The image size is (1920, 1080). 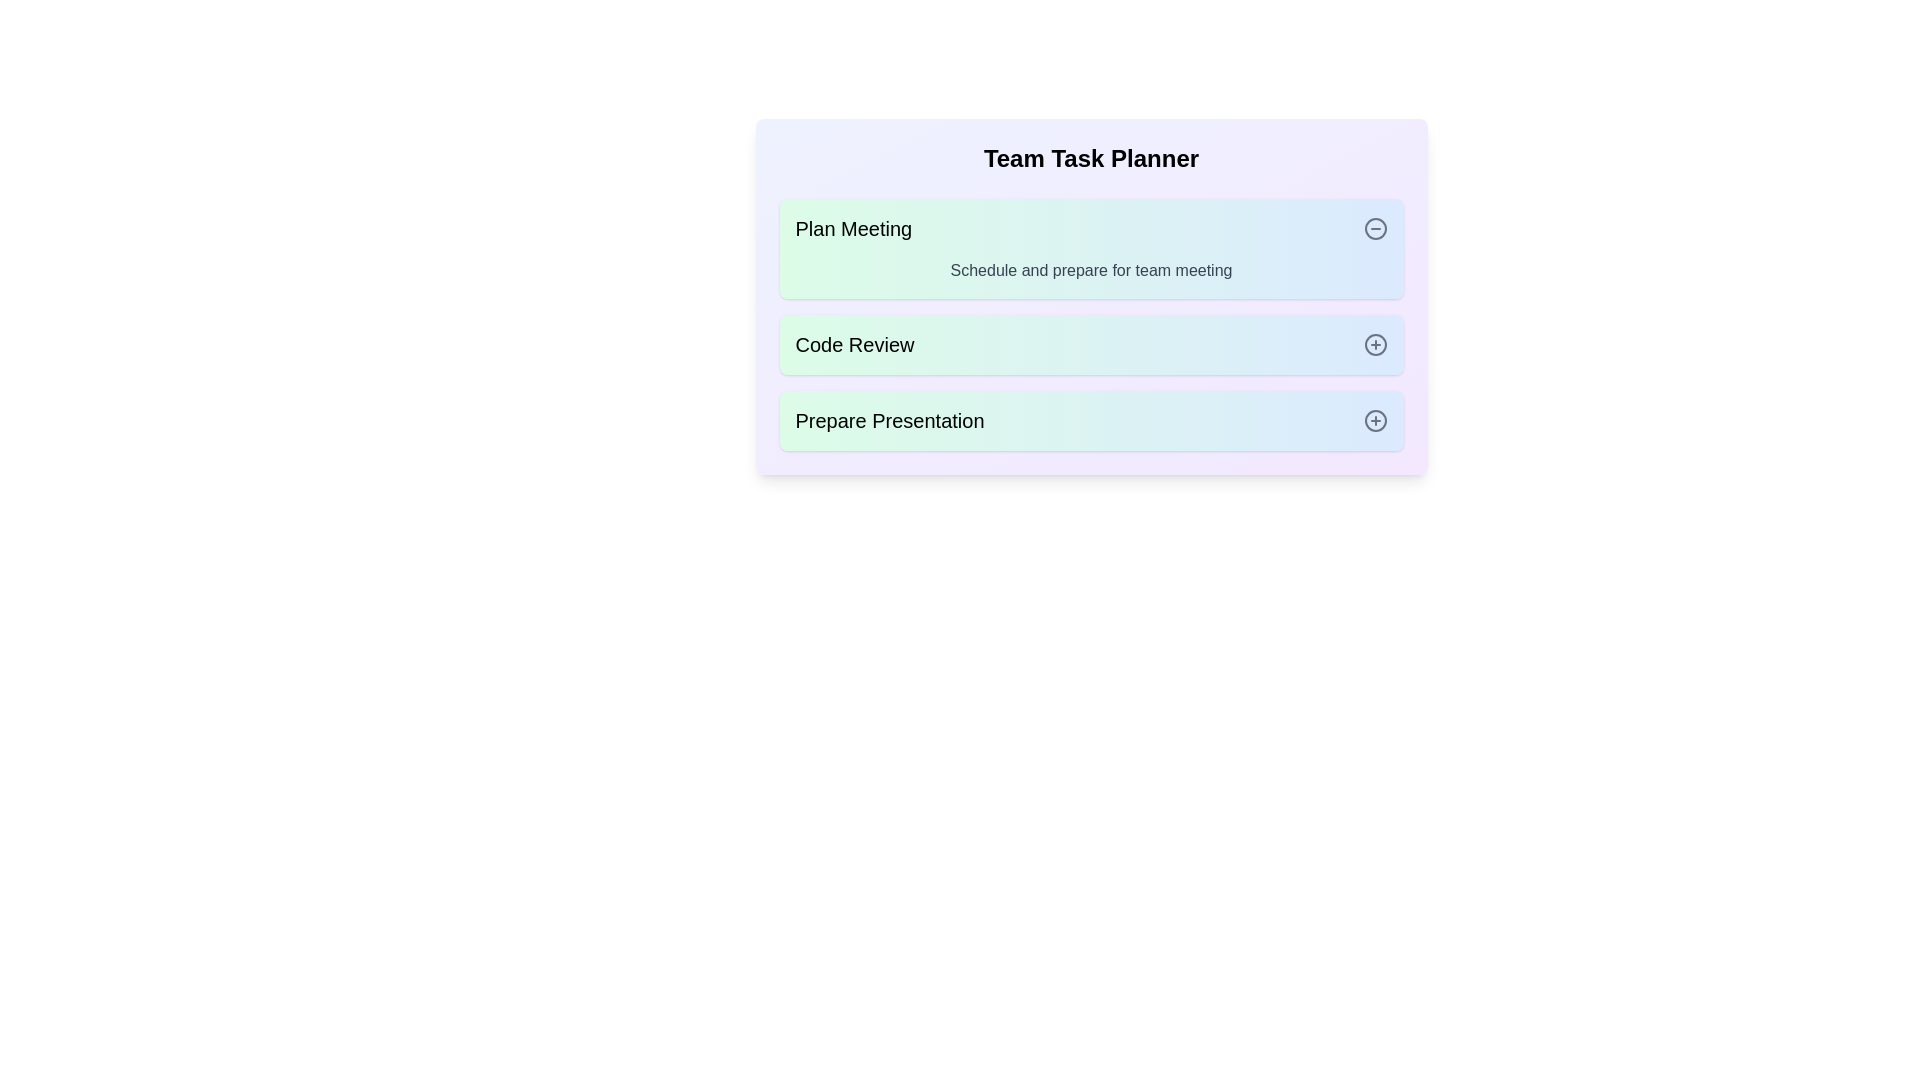 What do you see at coordinates (1374, 343) in the screenshot?
I see `the toggle button for the task with name Code Review` at bounding box center [1374, 343].